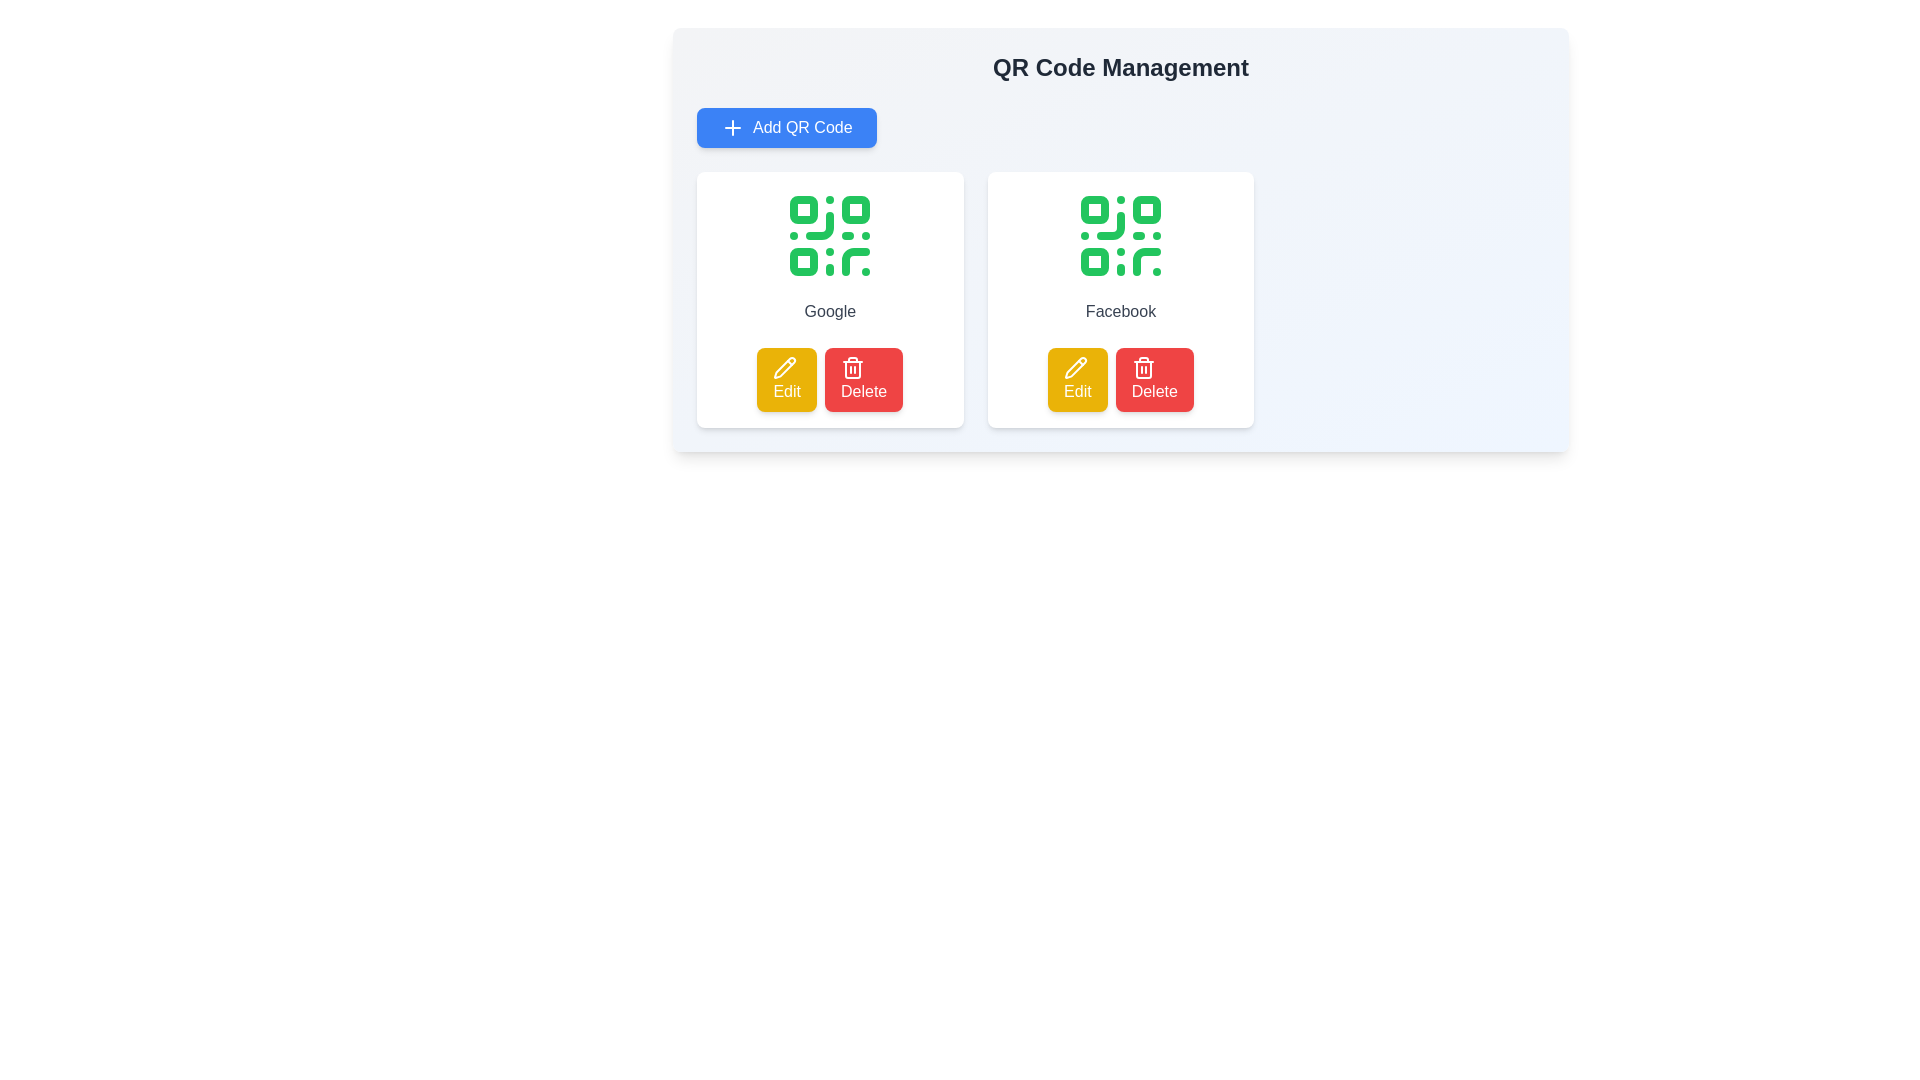 The height and width of the screenshot is (1080, 1920). What do you see at coordinates (856, 209) in the screenshot?
I see `the small green square with rounded corners that is the second square in the top row of the QR code design` at bounding box center [856, 209].